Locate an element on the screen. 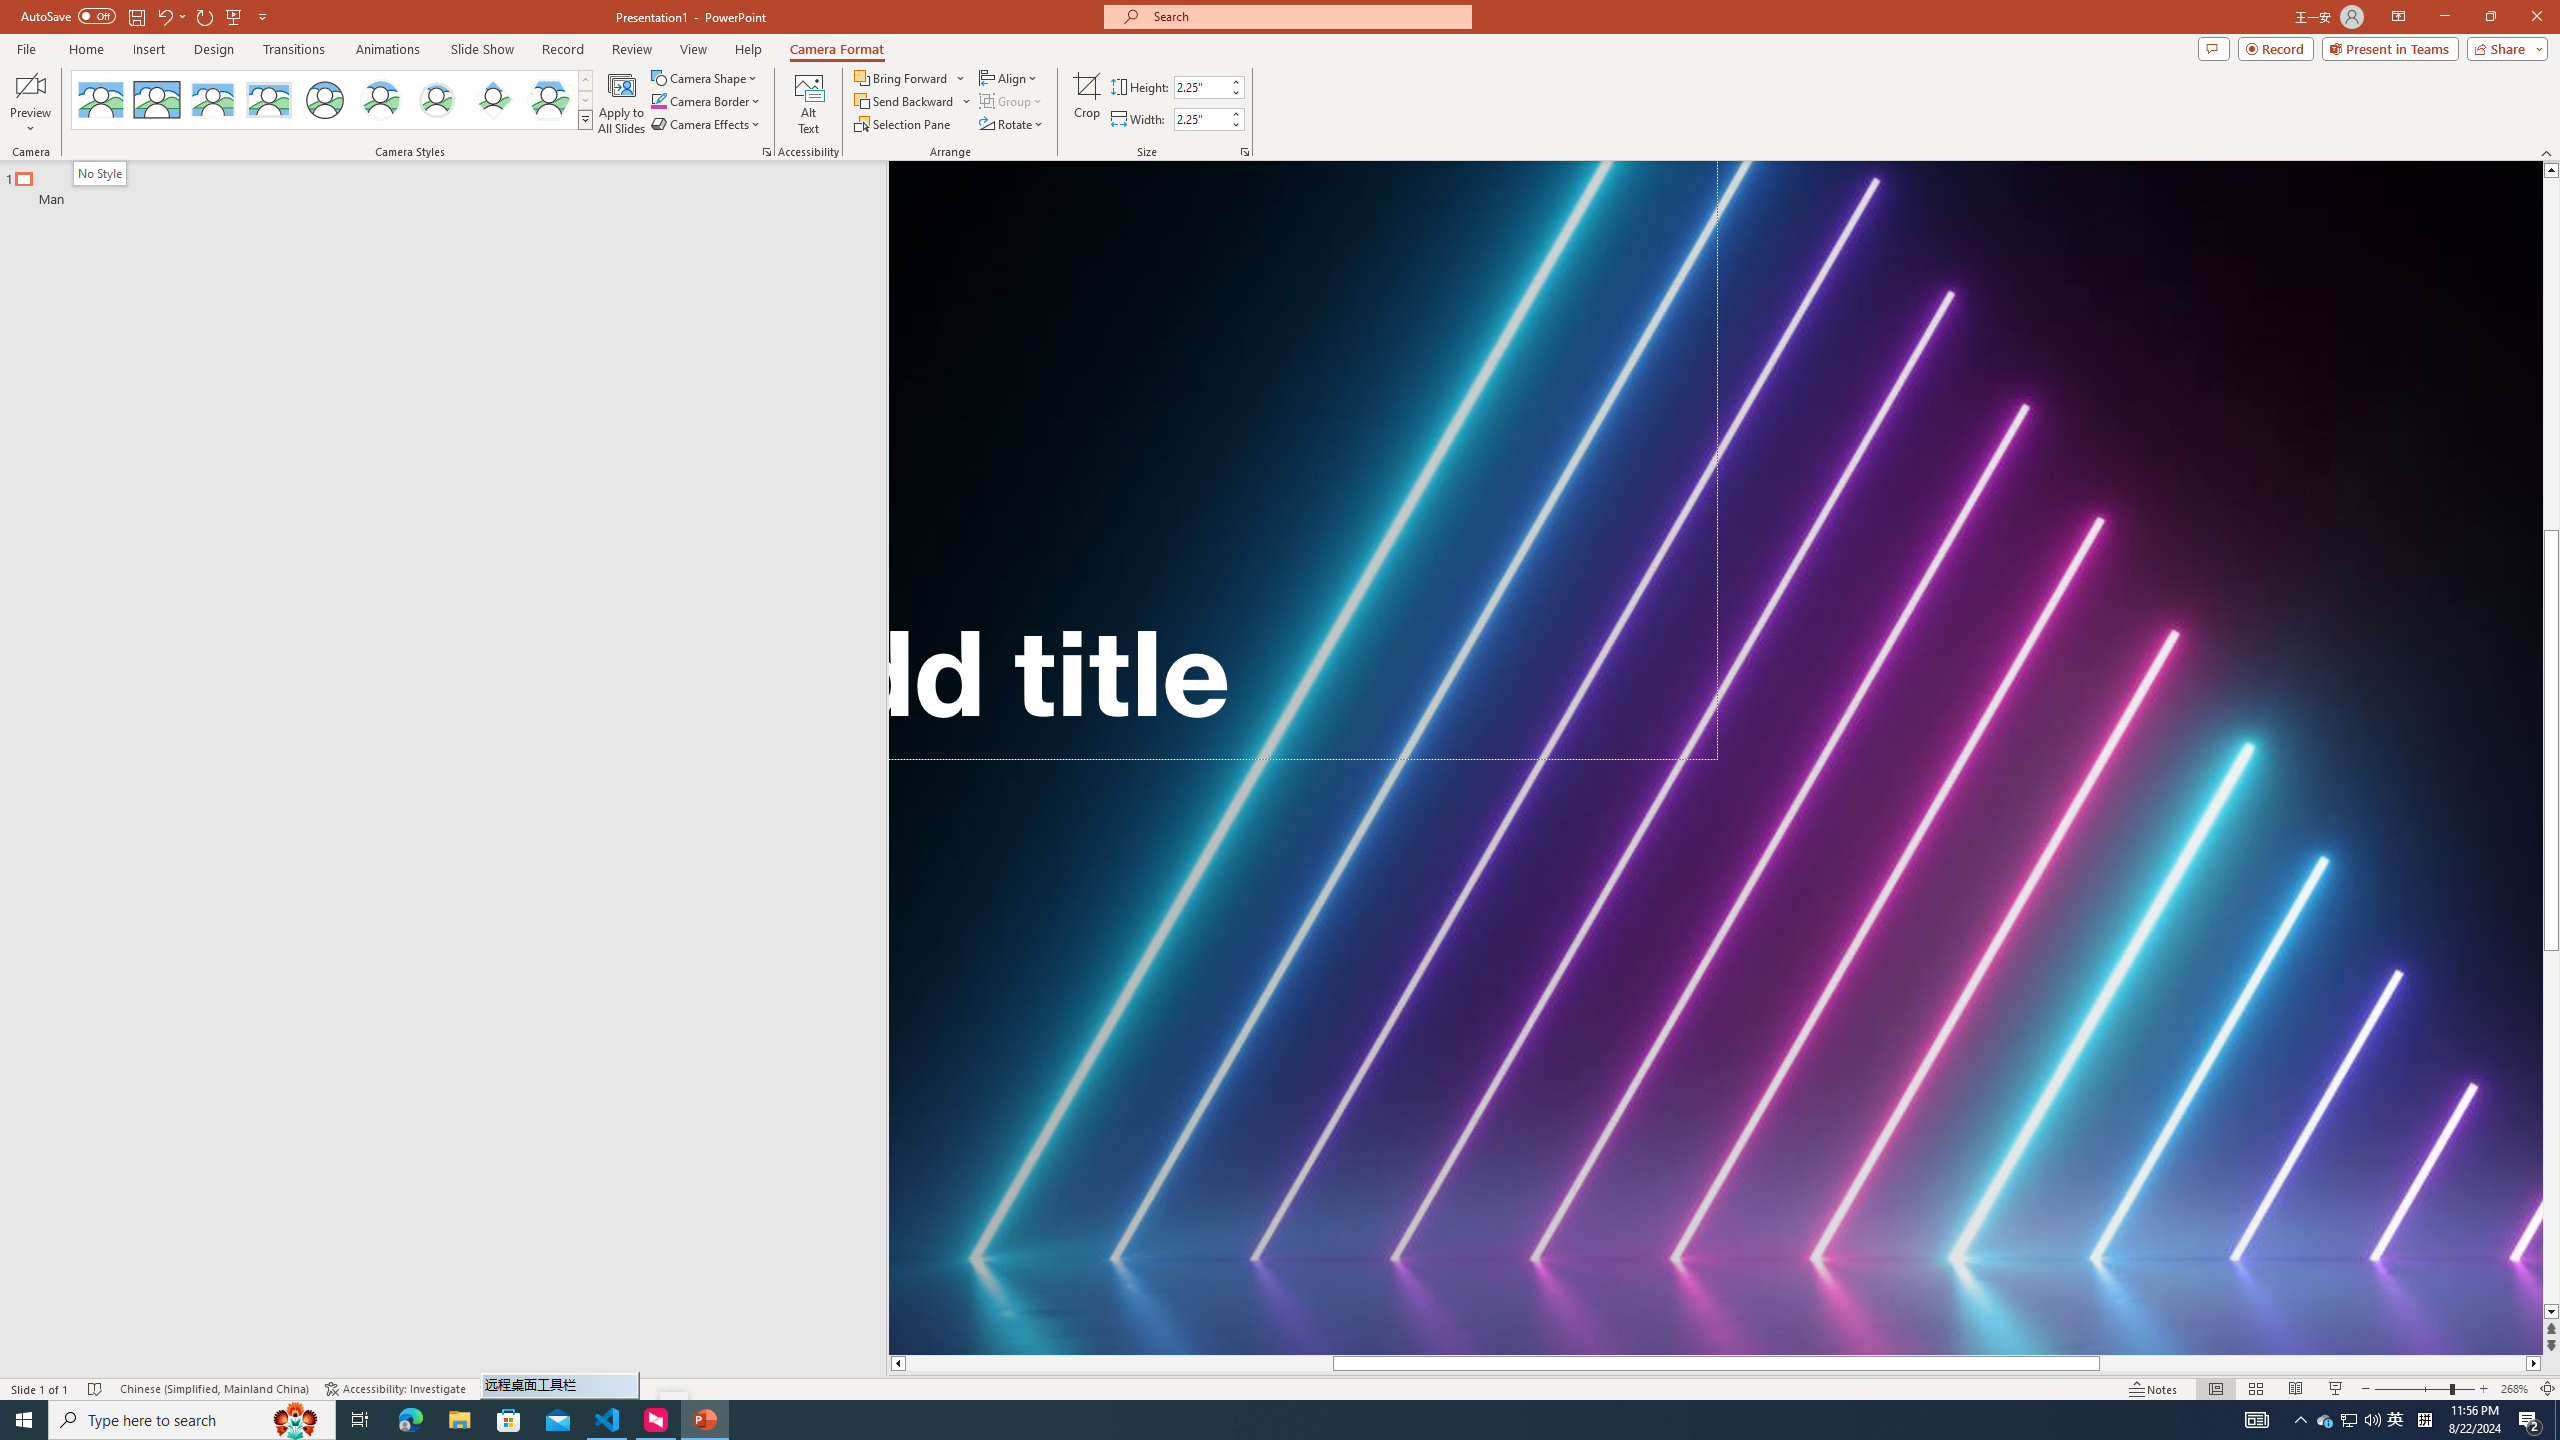 The height and width of the screenshot is (1440, 2560). 'Simple Frame Circle' is located at coordinates (325, 99).